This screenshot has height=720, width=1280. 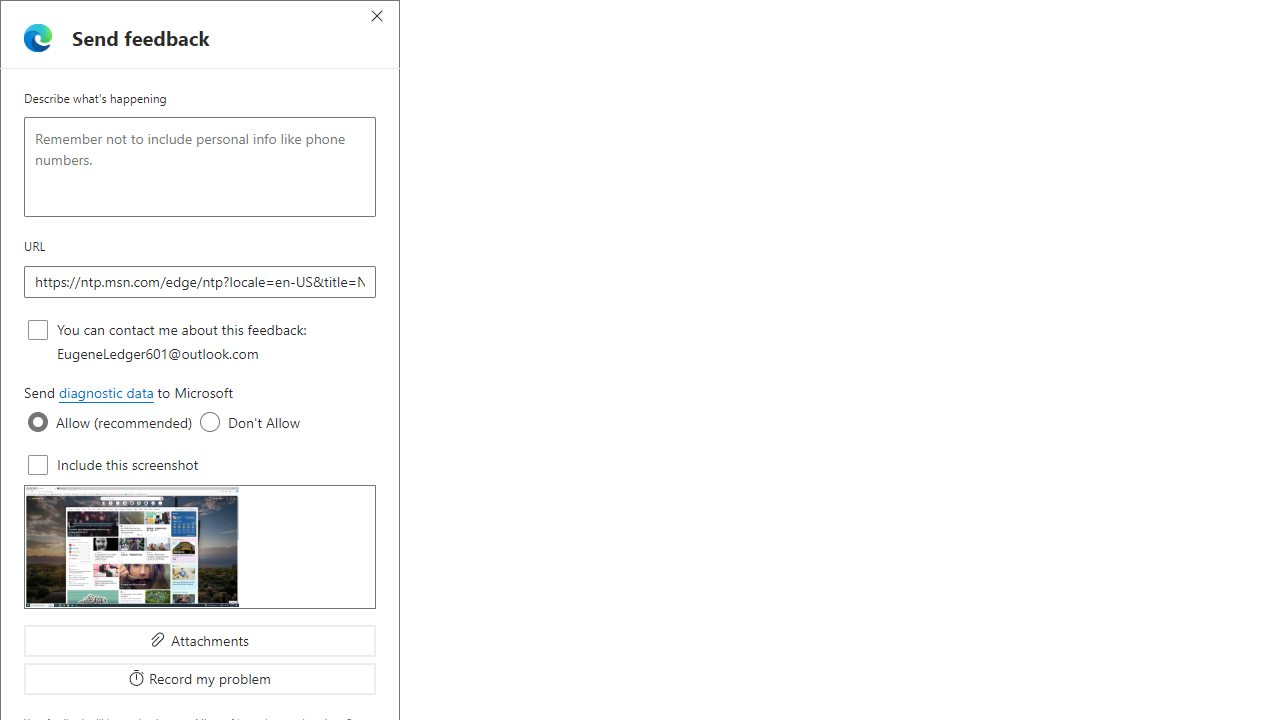 What do you see at coordinates (210, 421) in the screenshot?
I see `'Don'` at bounding box center [210, 421].